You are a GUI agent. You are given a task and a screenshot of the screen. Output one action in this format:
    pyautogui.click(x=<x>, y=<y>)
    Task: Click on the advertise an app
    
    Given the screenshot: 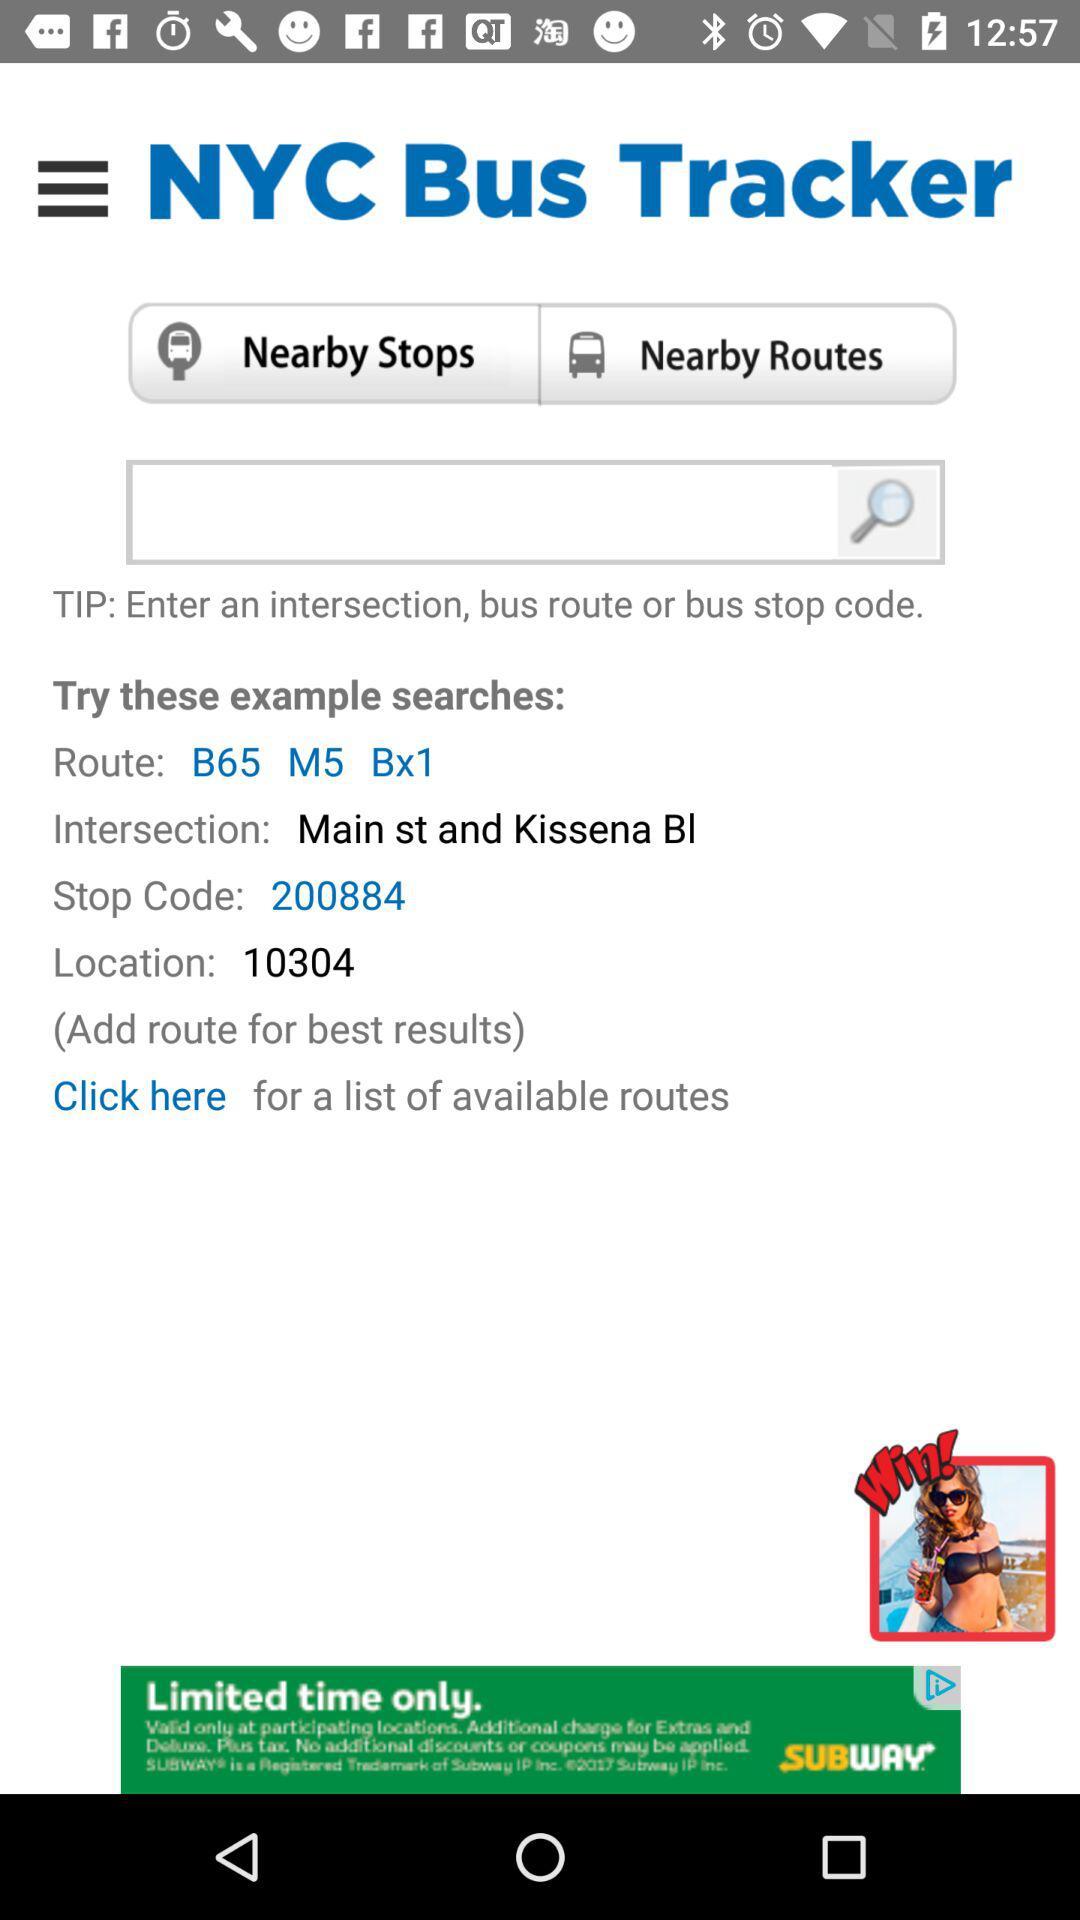 What is the action you would take?
    pyautogui.click(x=960, y=1543)
    